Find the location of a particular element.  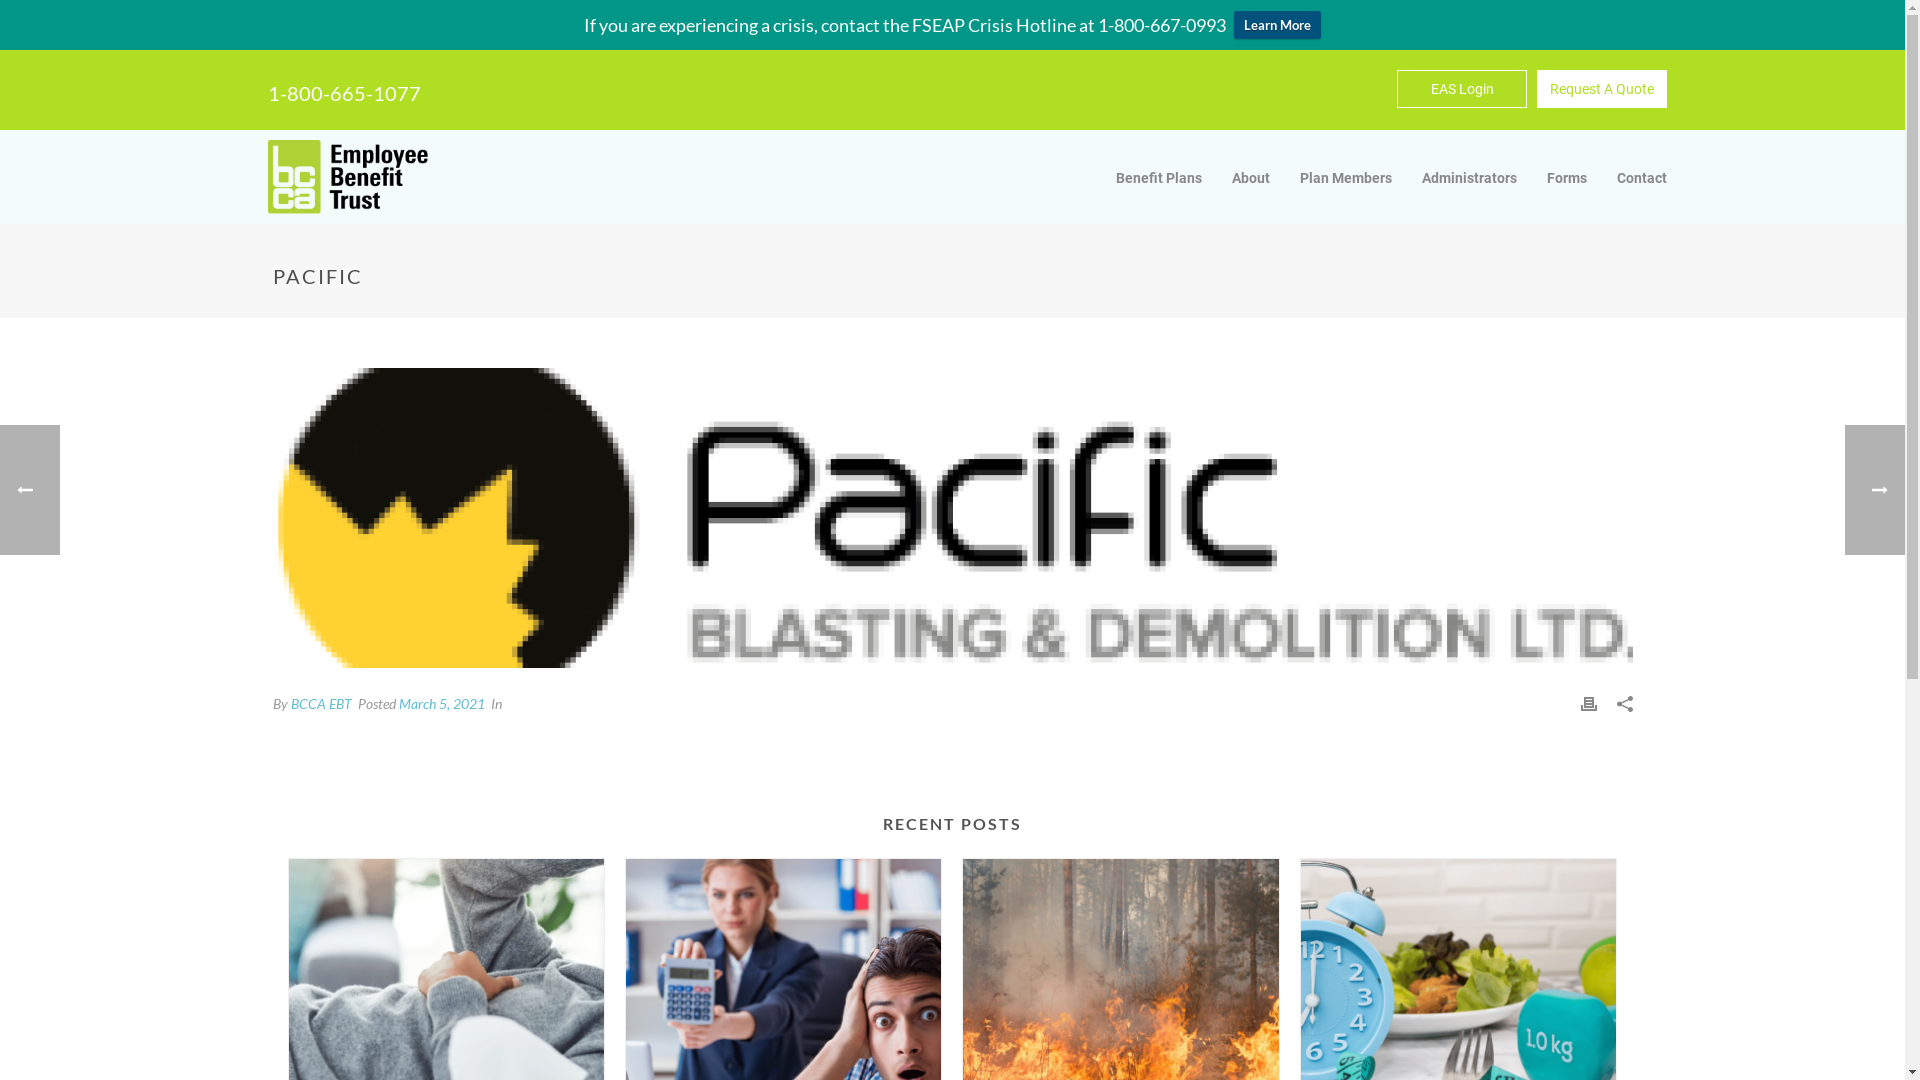

'Contact' is located at coordinates (1641, 176).